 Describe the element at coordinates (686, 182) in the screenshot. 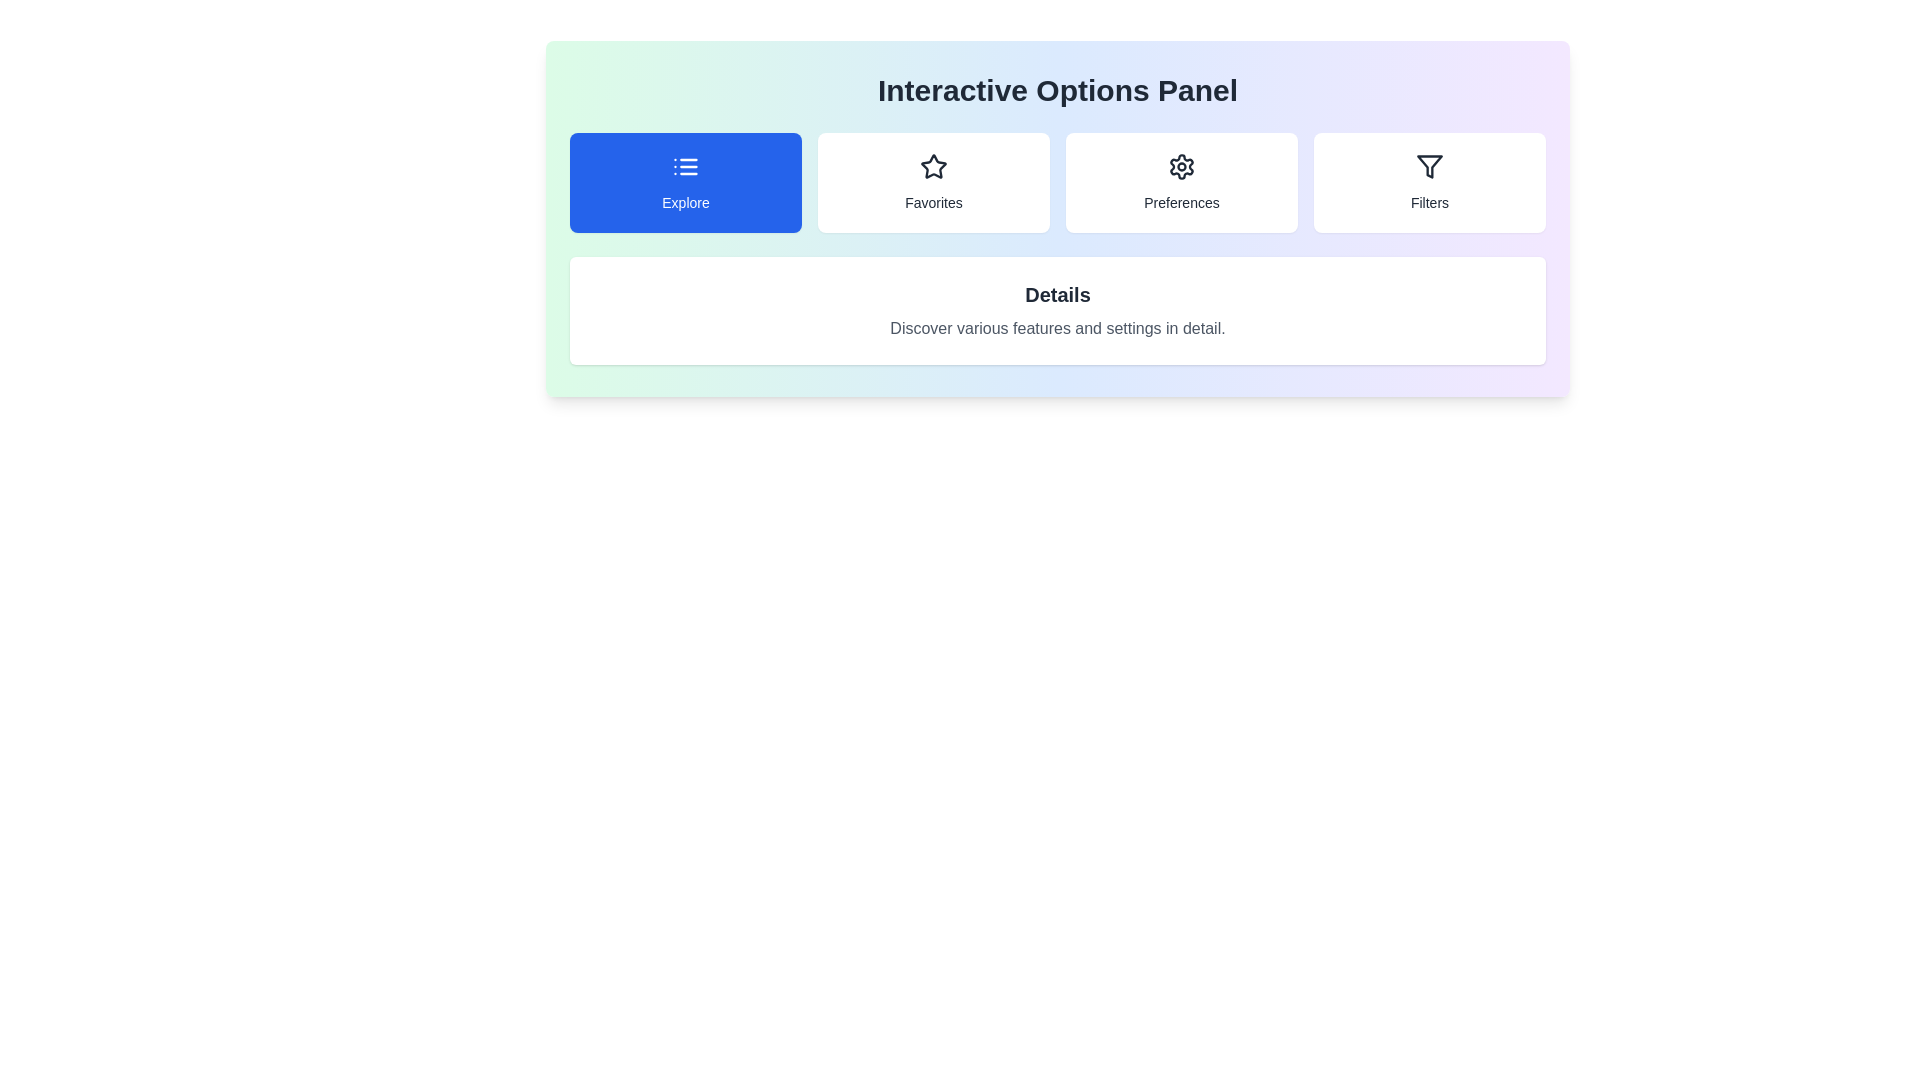

I see `the blue 'Explore' button with white text and a list icon` at that location.